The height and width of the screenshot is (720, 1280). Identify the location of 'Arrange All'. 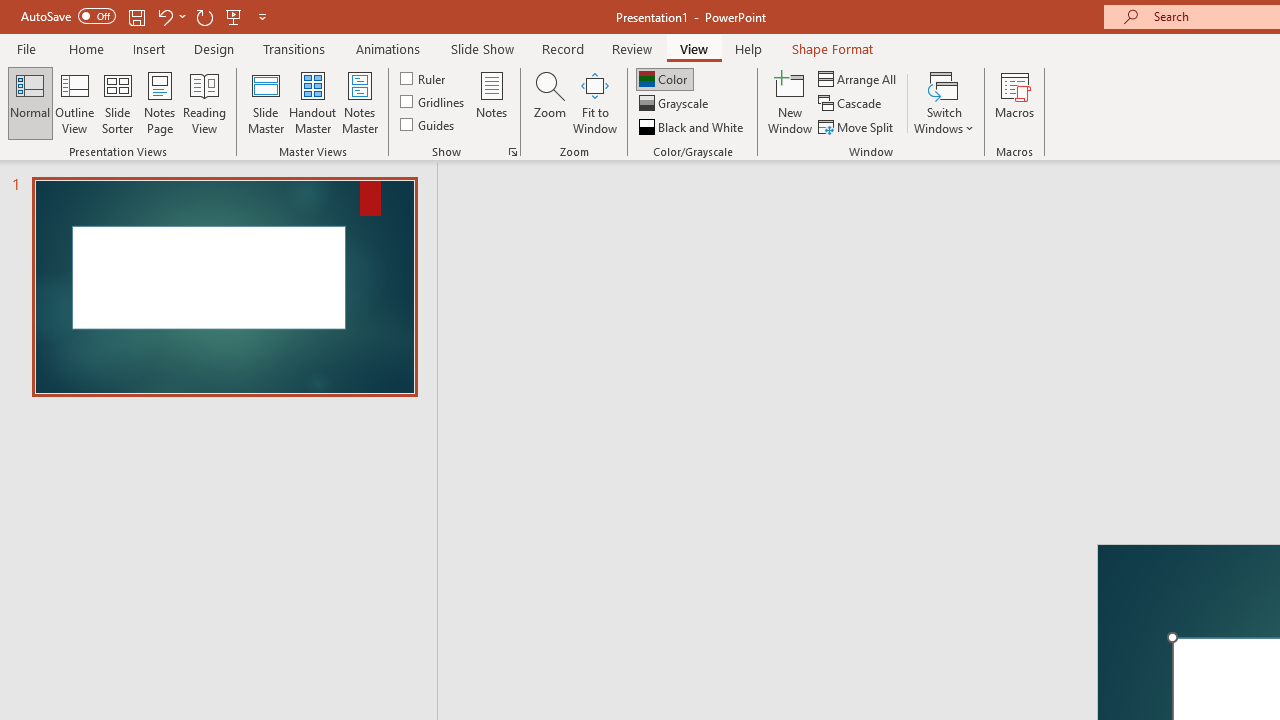
(858, 78).